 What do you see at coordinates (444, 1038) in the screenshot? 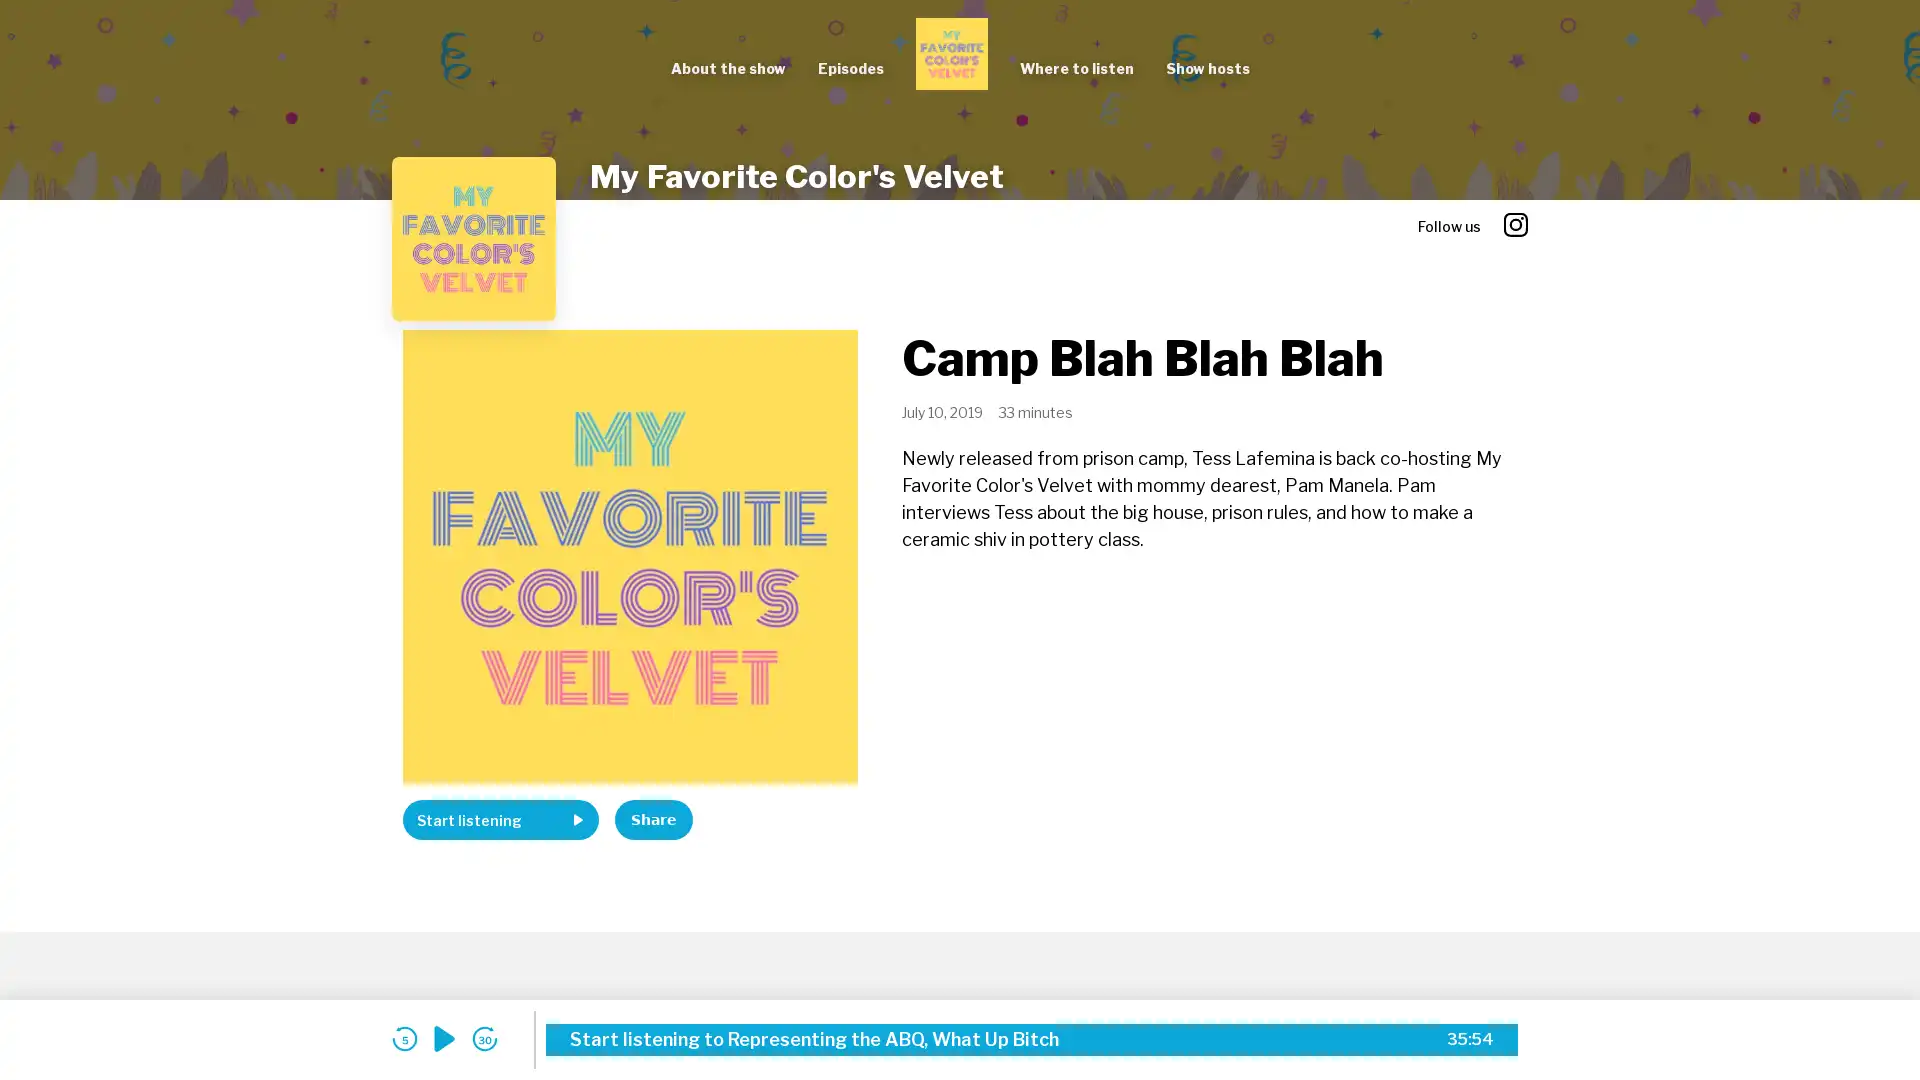
I see `play audio` at bounding box center [444, 1038].